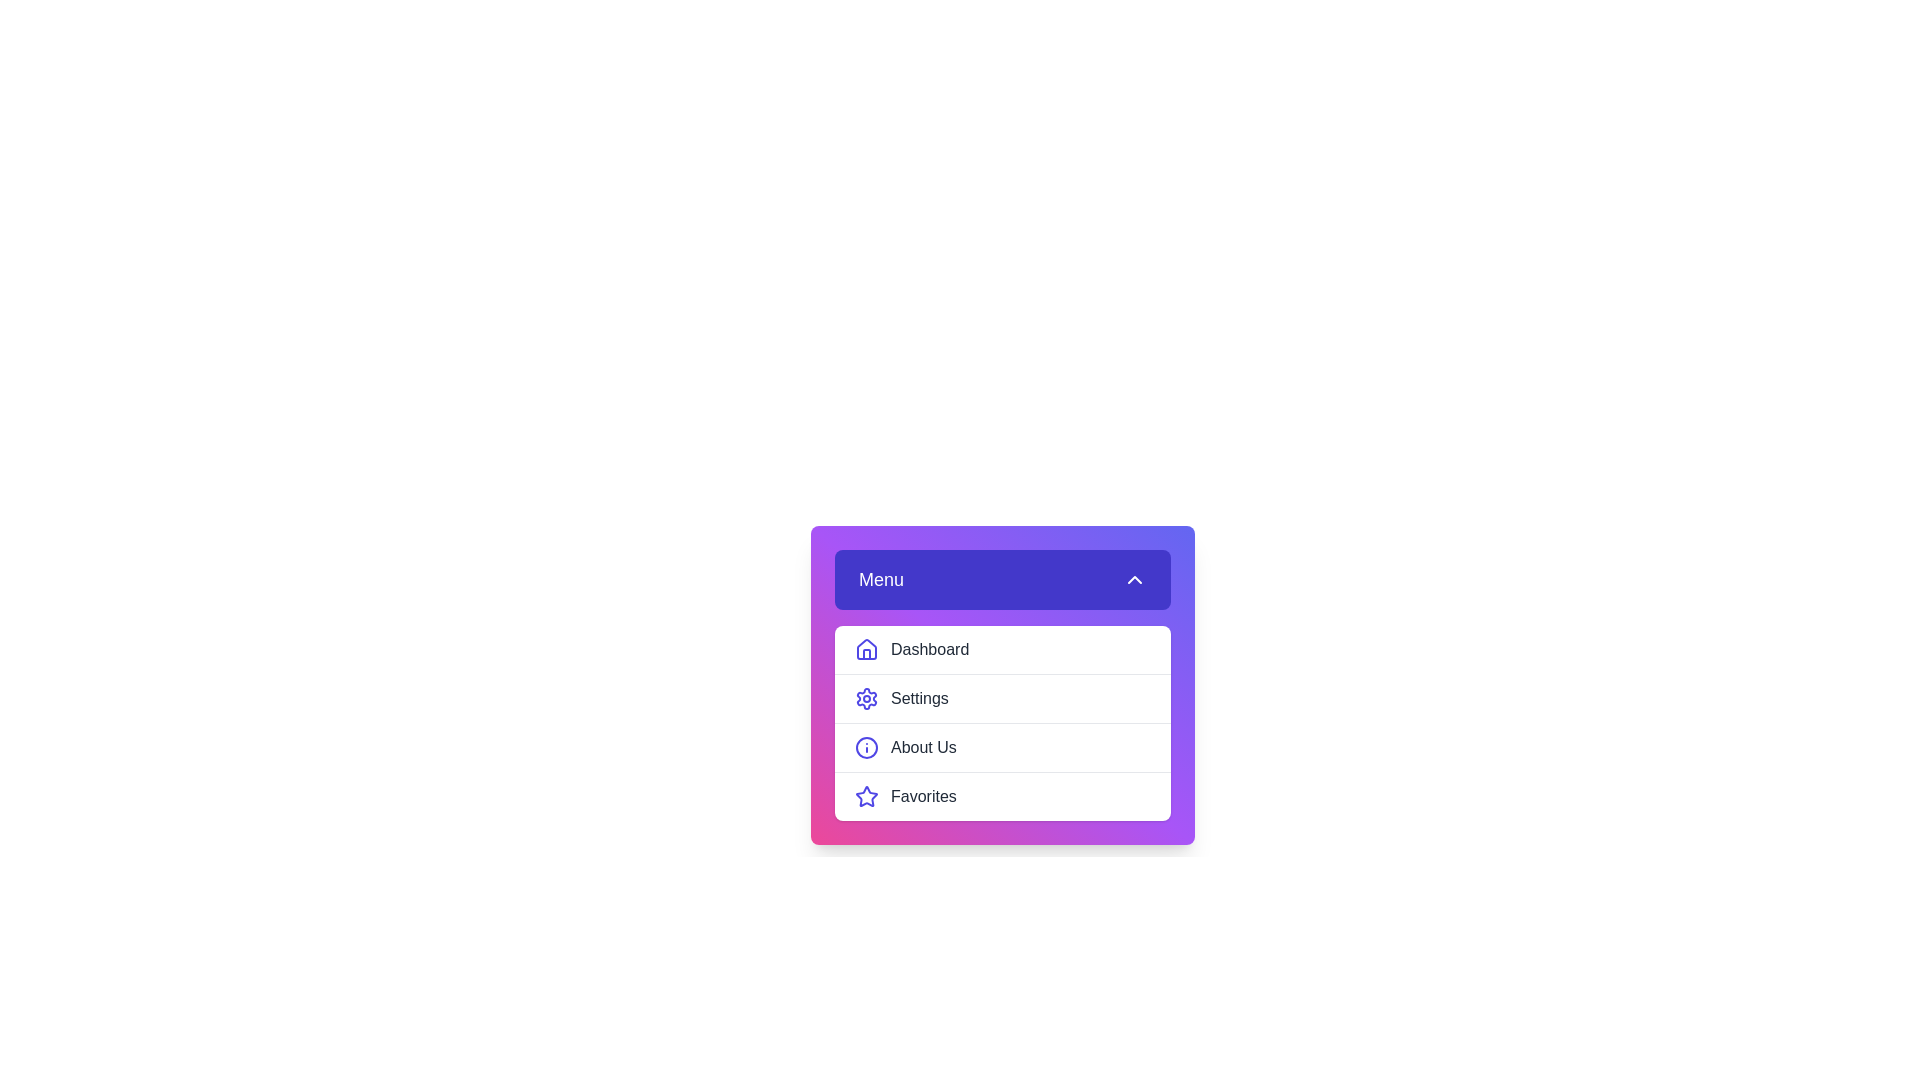 The image size is (1920, 1080). What do you see at coordinates (1003, 579) in the screenshot?
I see `the 'Menu' button to collapse the menu` at bounding box center [1003, 579].